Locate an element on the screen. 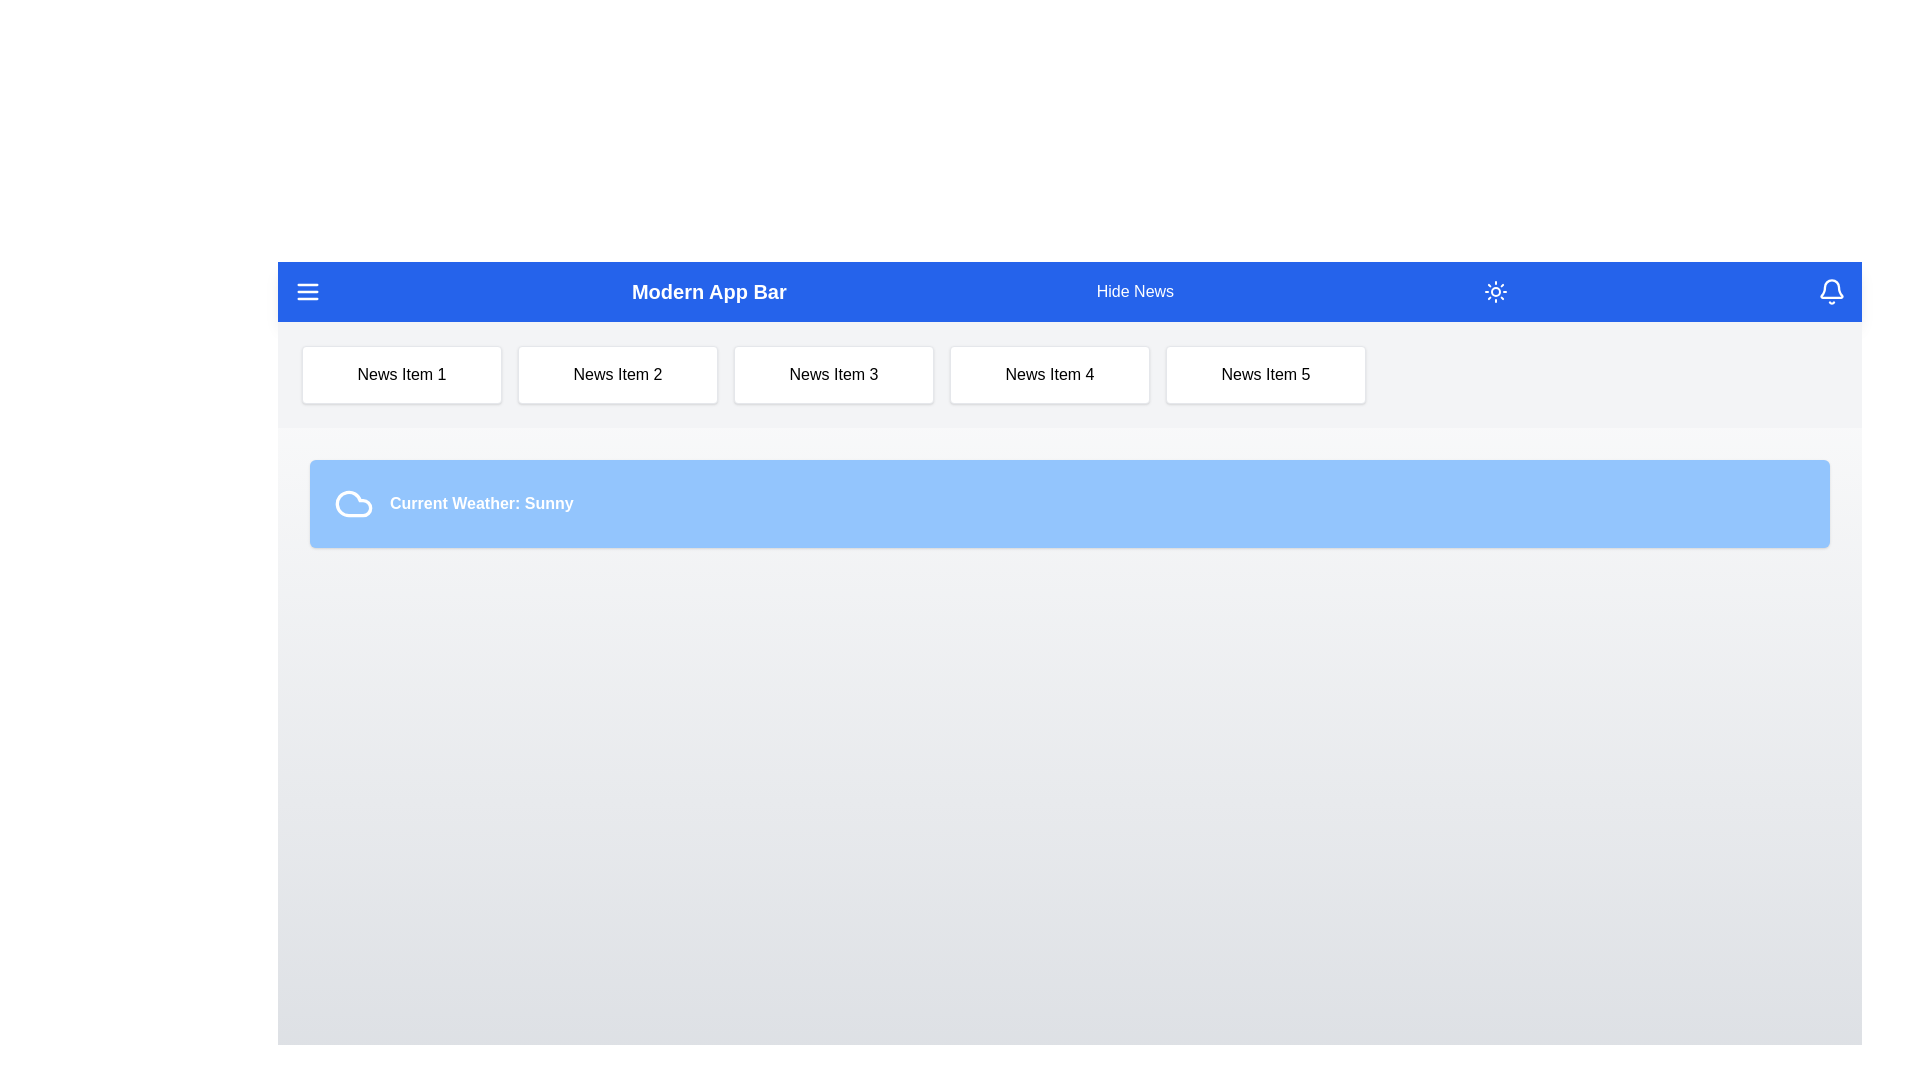 The image size is (1920, 1080). the 'Hide News' button to toggle the visibility of the news panel is located at coordinates (1134, 292).